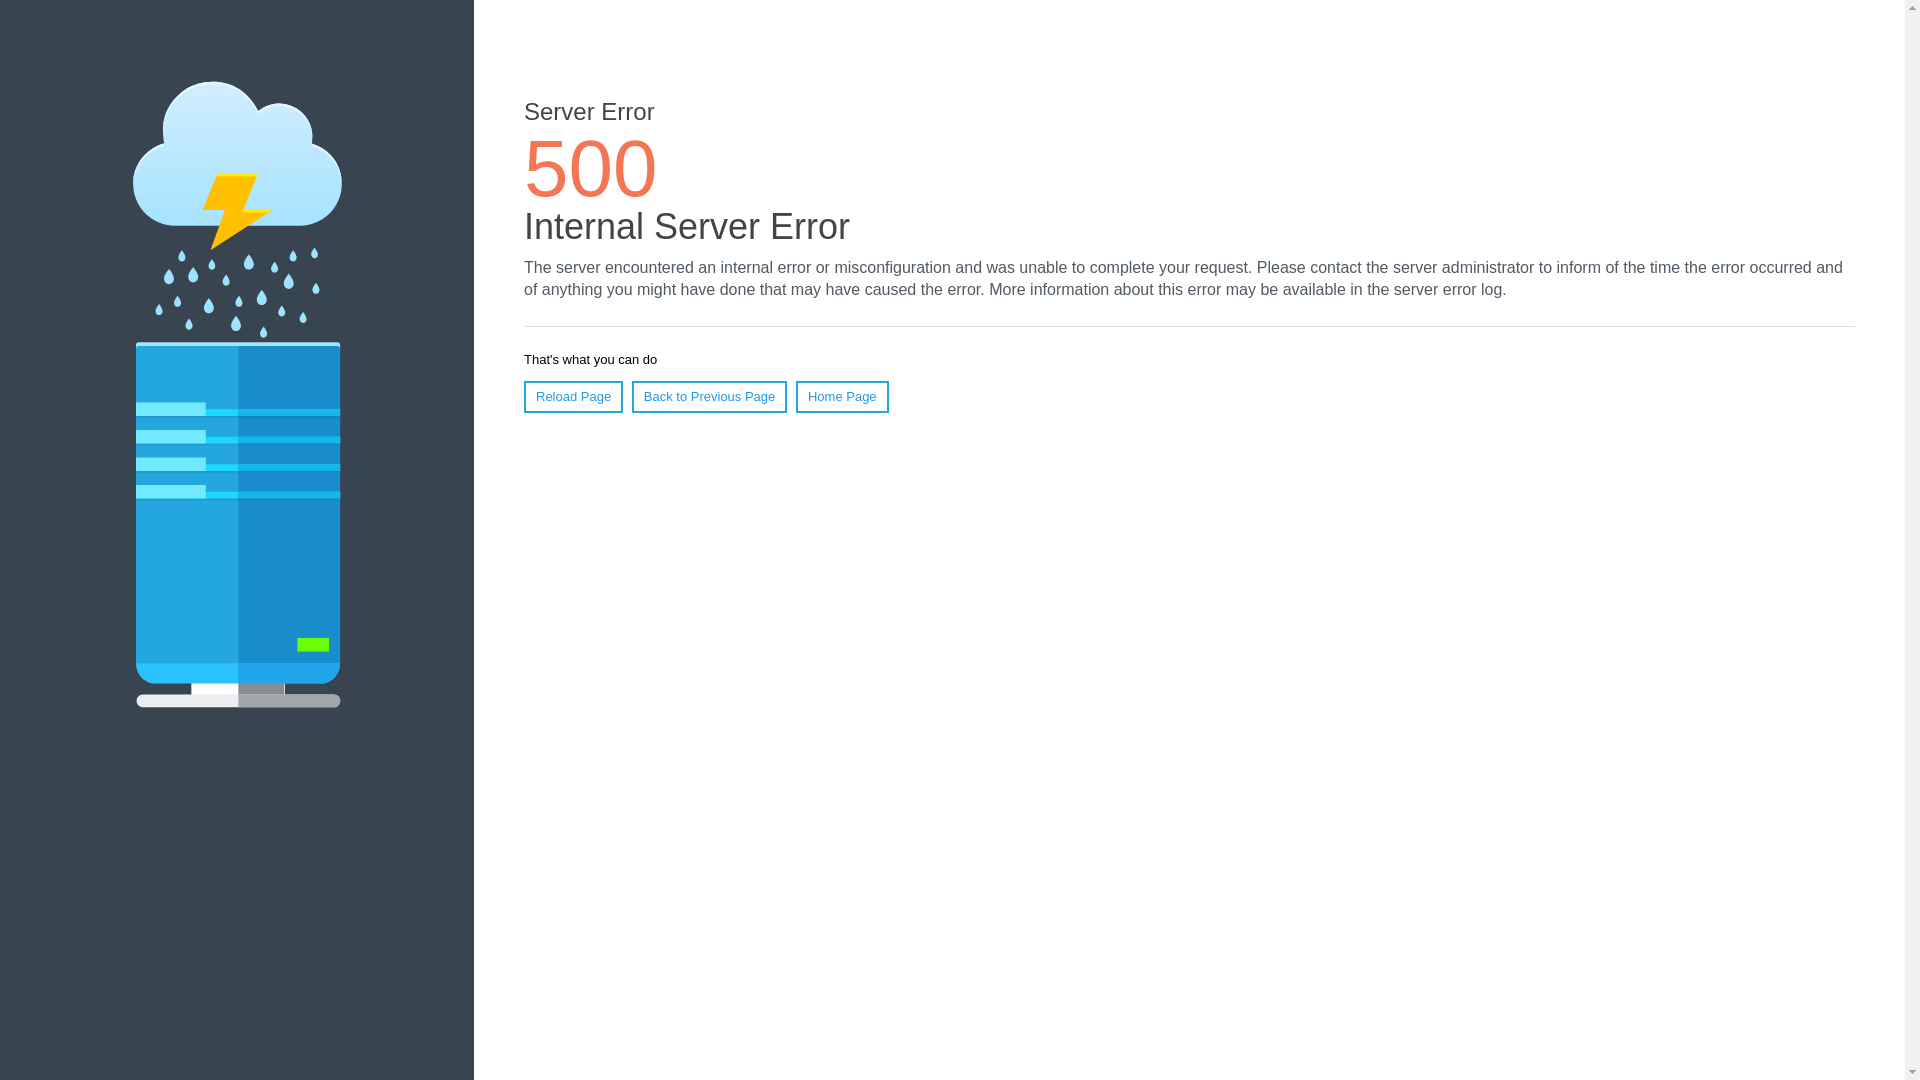 Image resolution: width=1920 pixels, height=1080 pixels. Describe the element at coordinates (631, 397) in the screenshot. I see `'Back to Previous Page'` at that location.